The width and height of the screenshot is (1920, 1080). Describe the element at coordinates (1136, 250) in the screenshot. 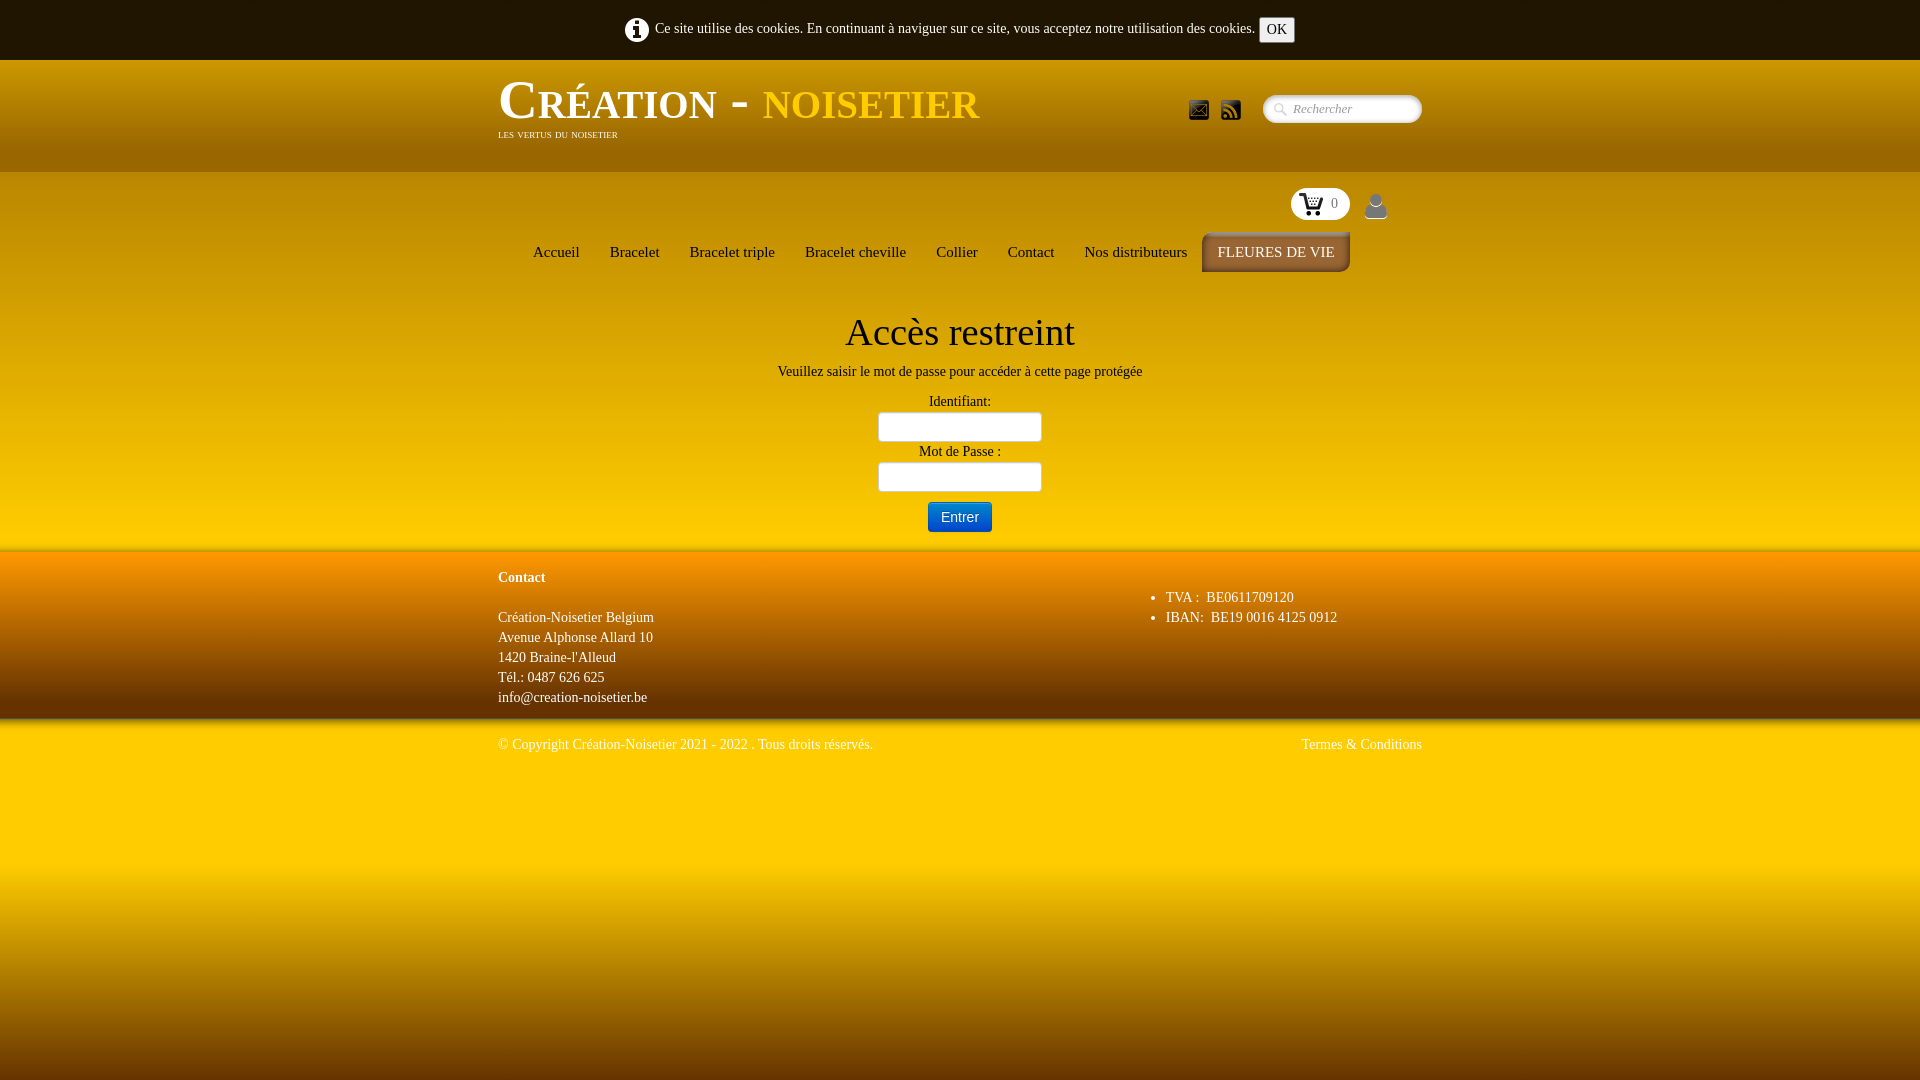

I see `'Nos distributeurs'` at that location.